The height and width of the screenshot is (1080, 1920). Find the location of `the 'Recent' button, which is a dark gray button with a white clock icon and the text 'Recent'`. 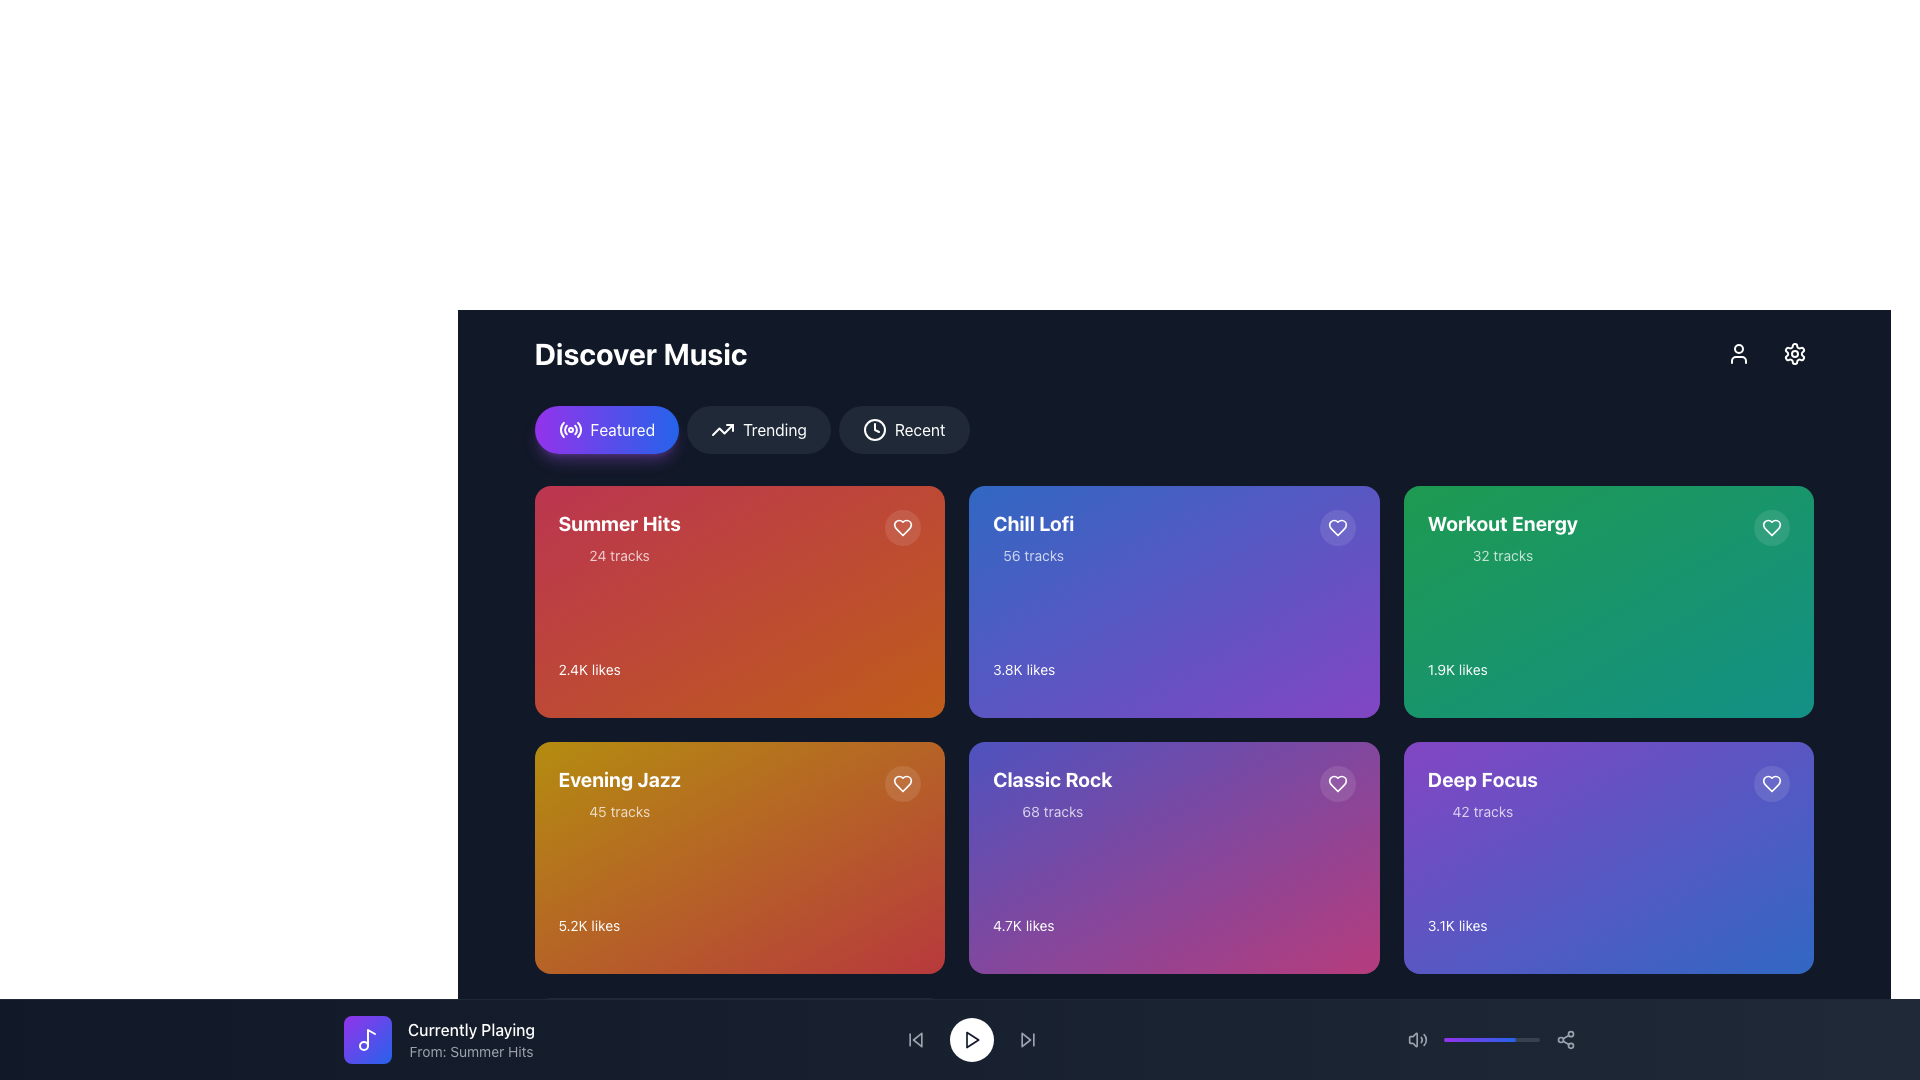

the 'Recent' button, which is a dark gray button with a white clock icon and the text 'Recent' is located at coordinates (902, 428).